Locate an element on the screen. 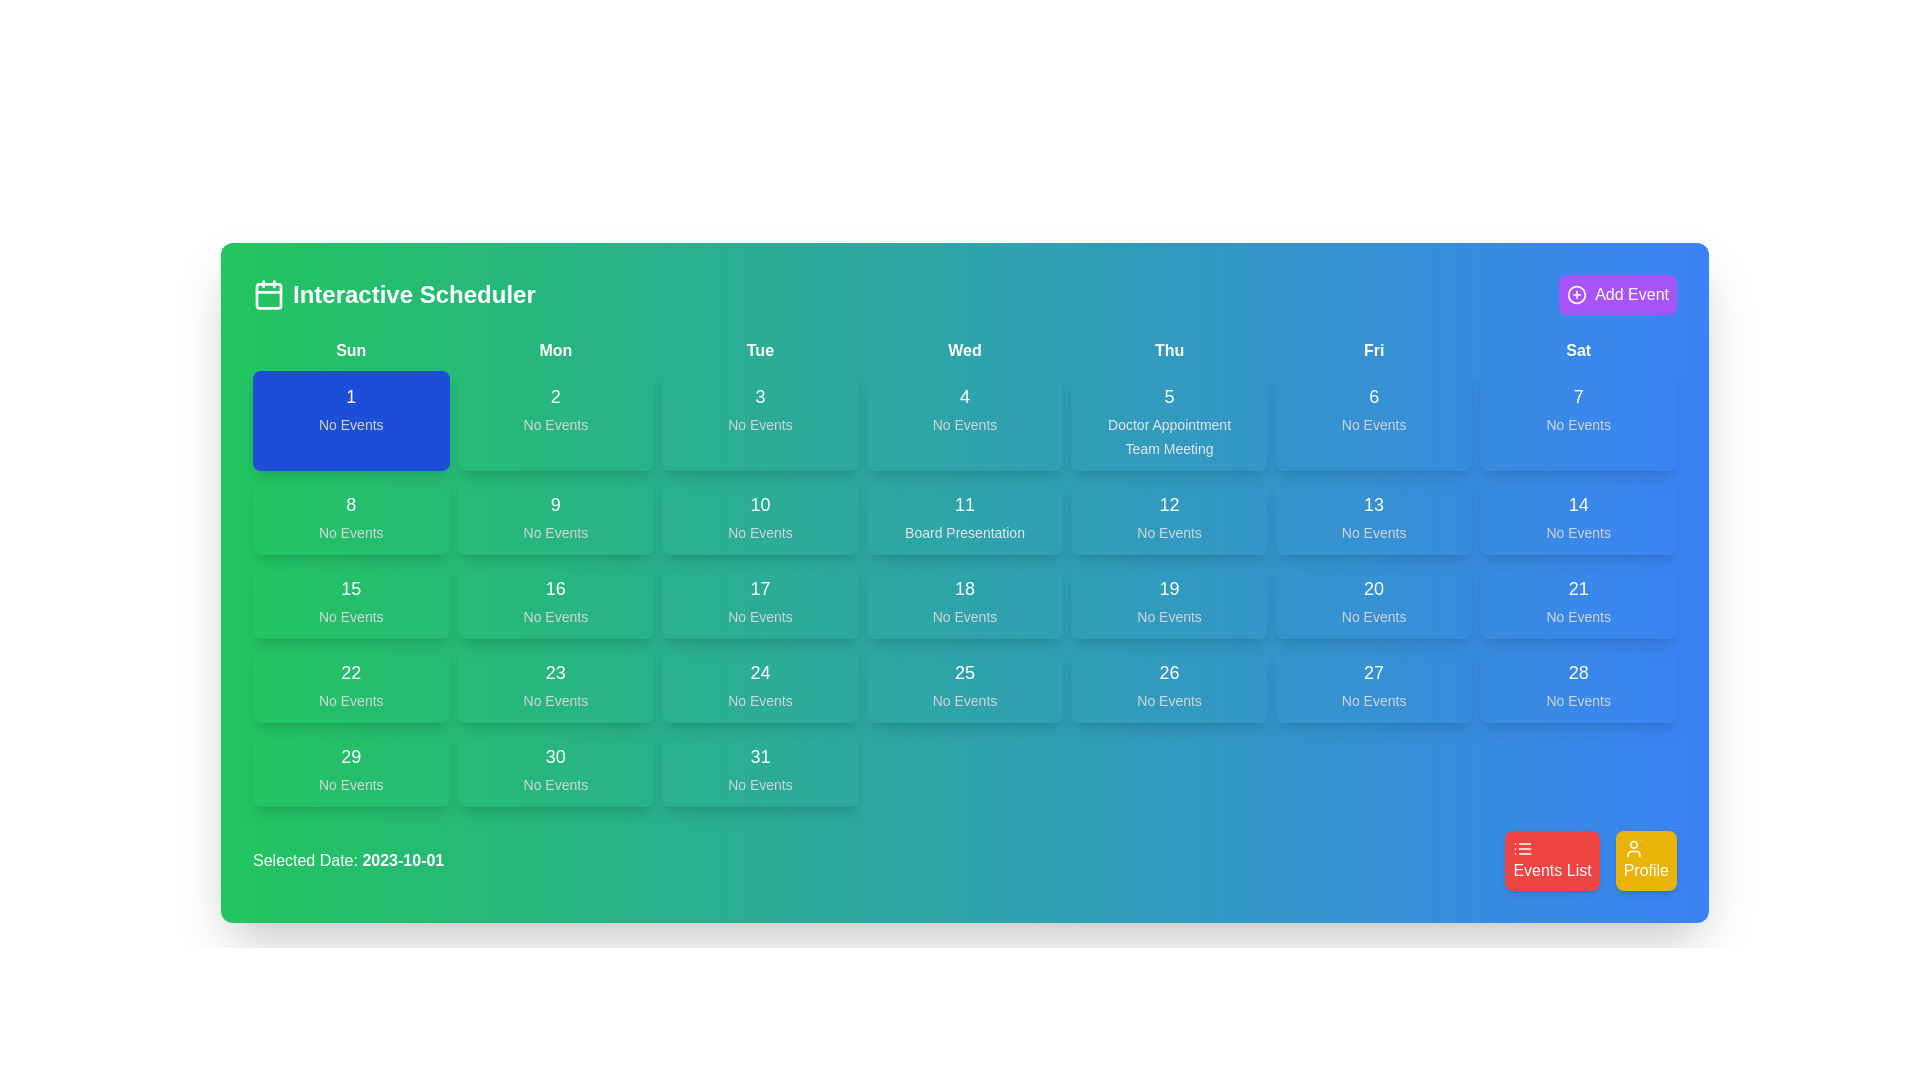  the static text representing the date '13' in the calendar view, which is located in the sixth box of the second row is located at coordinates (1373, 504).